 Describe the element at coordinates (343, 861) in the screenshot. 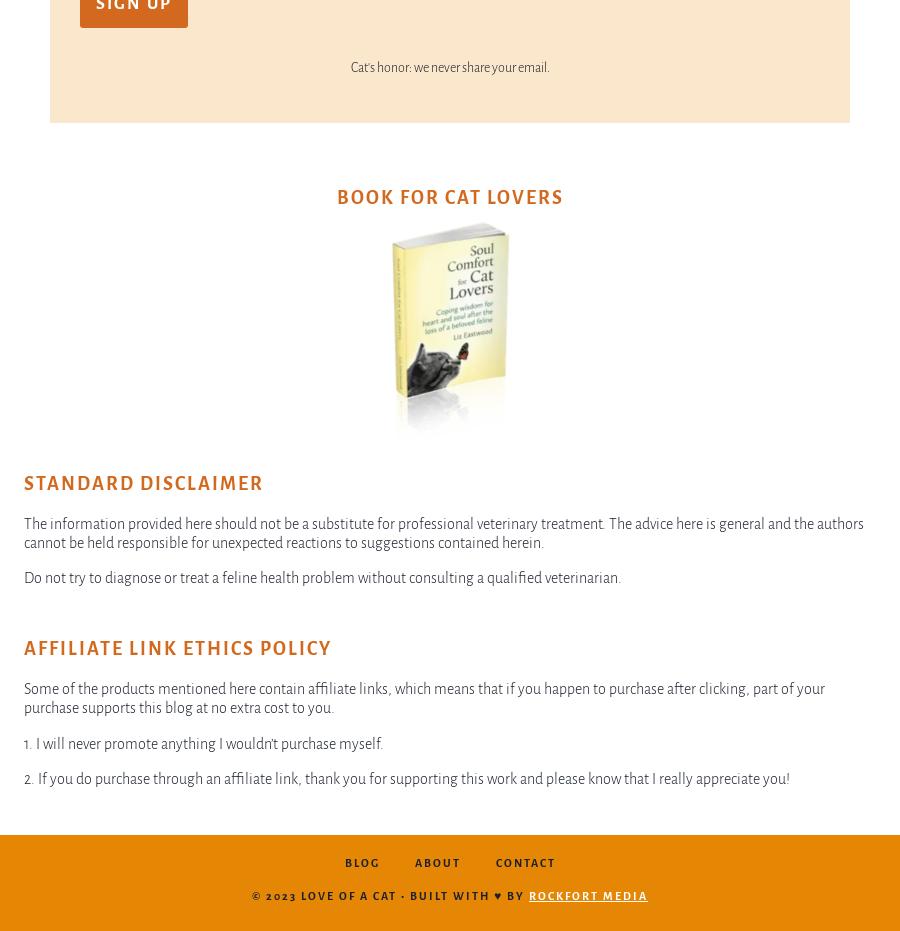

I see `'Blog'` at that location.